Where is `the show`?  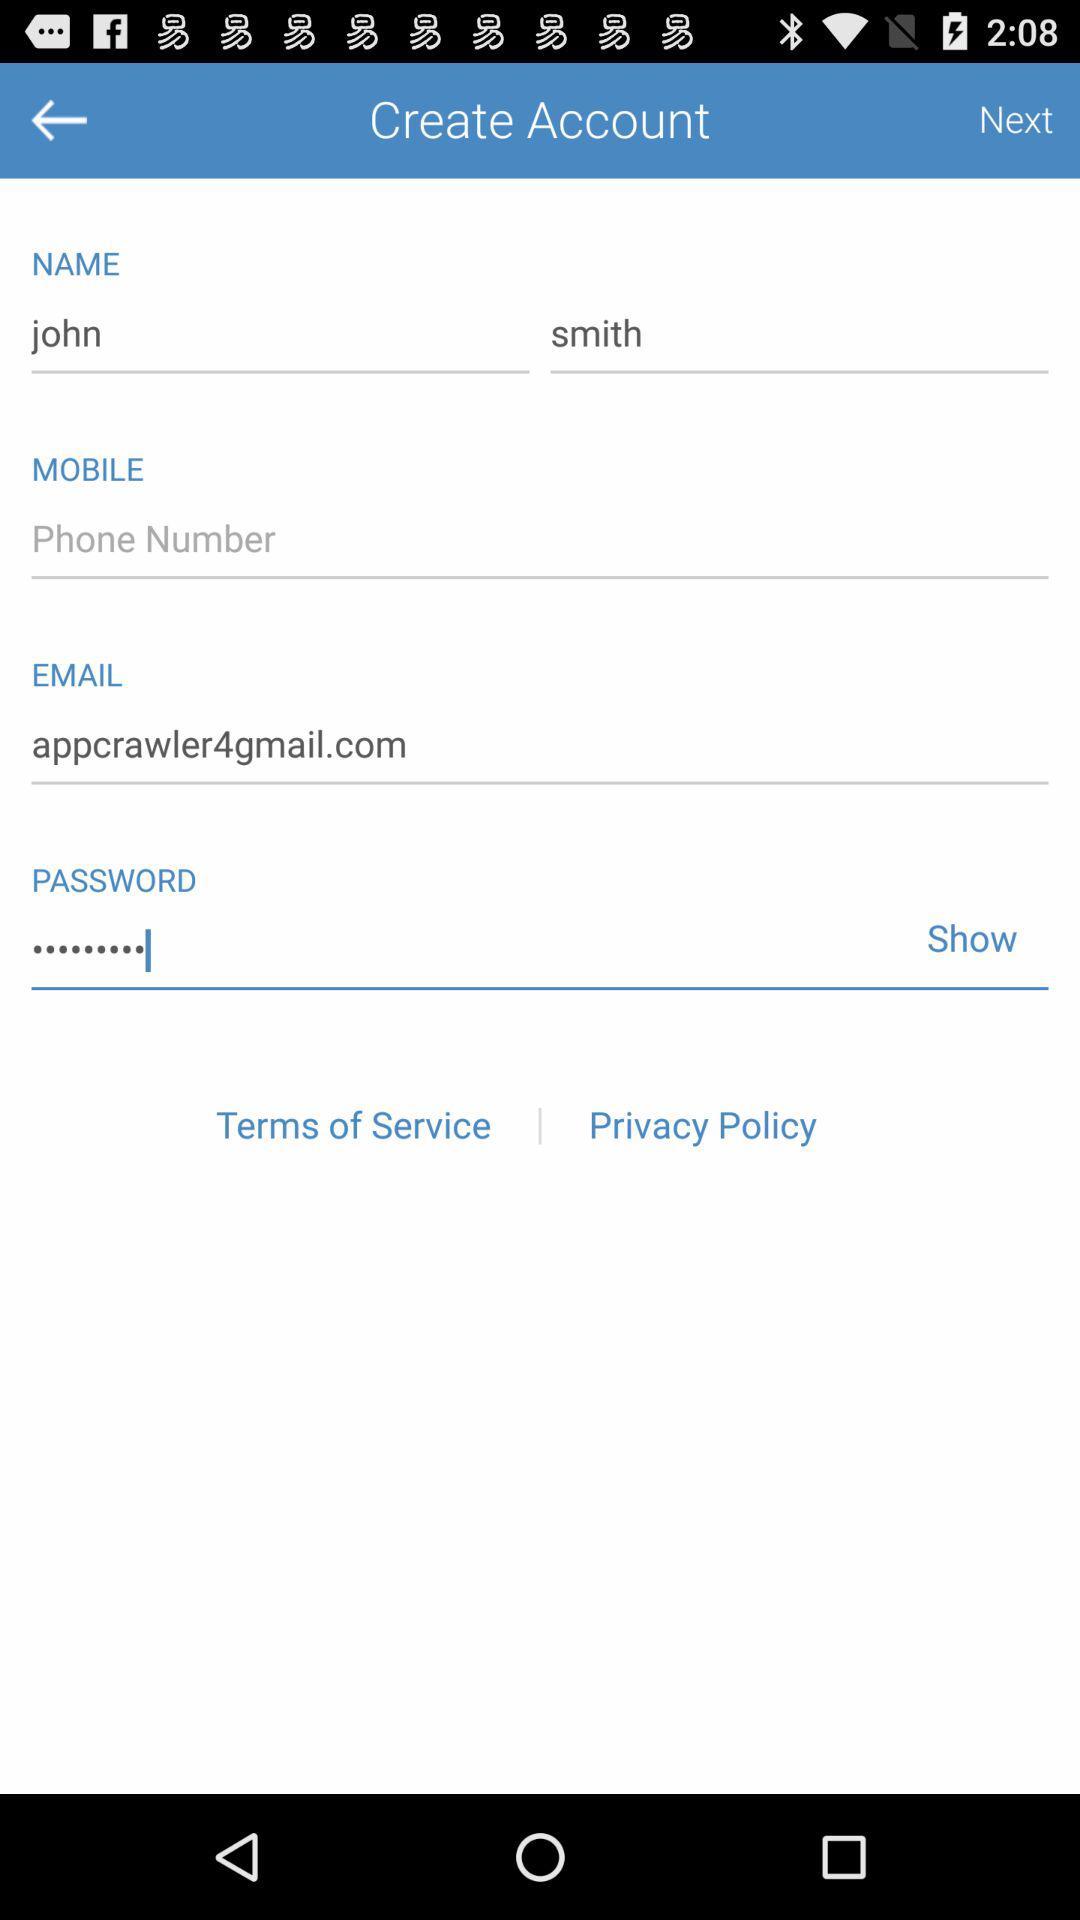
the show is located at coordinates (963, 928).